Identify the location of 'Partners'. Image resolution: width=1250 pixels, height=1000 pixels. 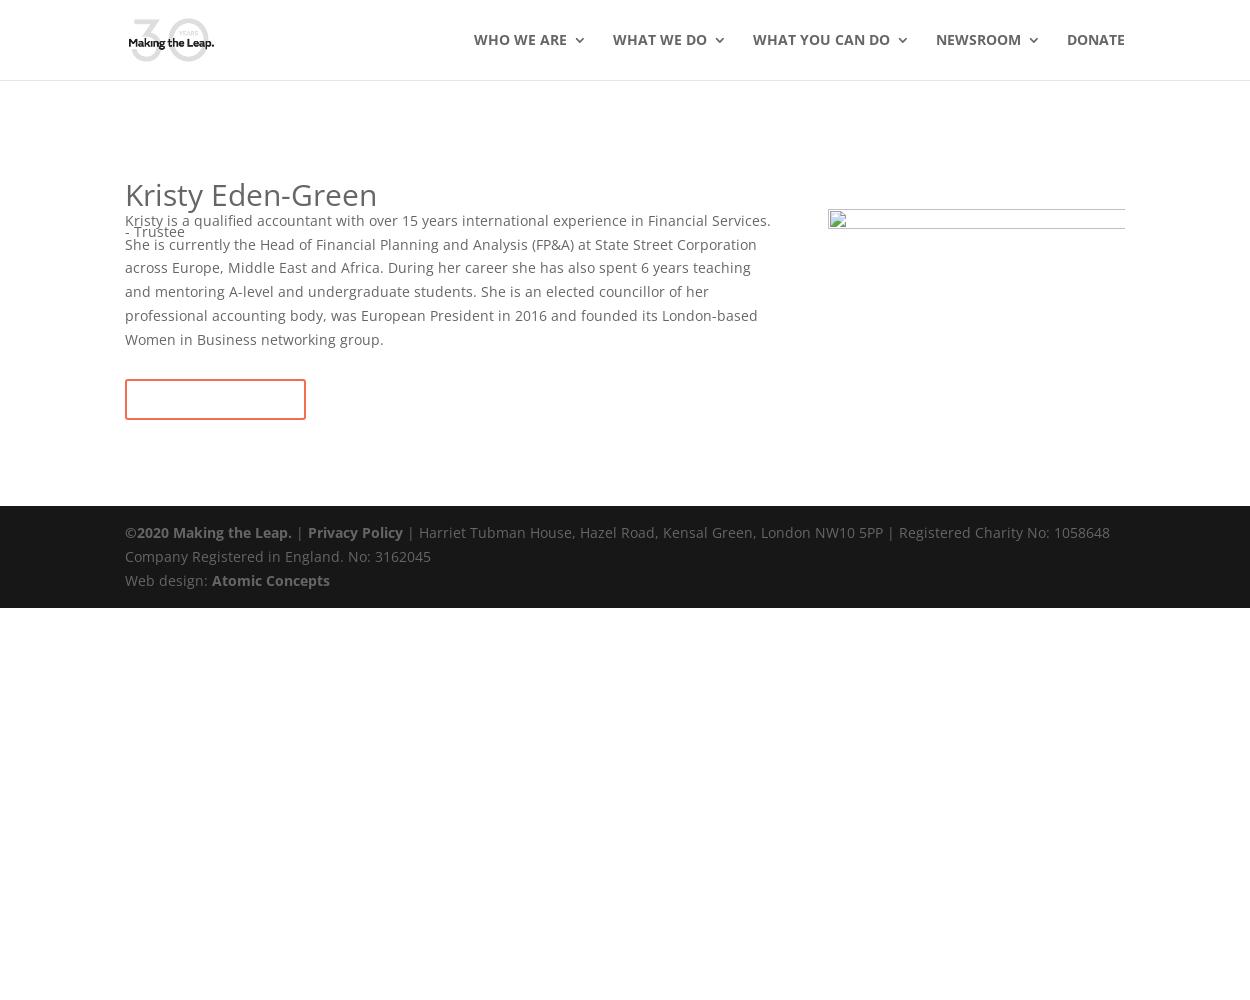
(543, 321).